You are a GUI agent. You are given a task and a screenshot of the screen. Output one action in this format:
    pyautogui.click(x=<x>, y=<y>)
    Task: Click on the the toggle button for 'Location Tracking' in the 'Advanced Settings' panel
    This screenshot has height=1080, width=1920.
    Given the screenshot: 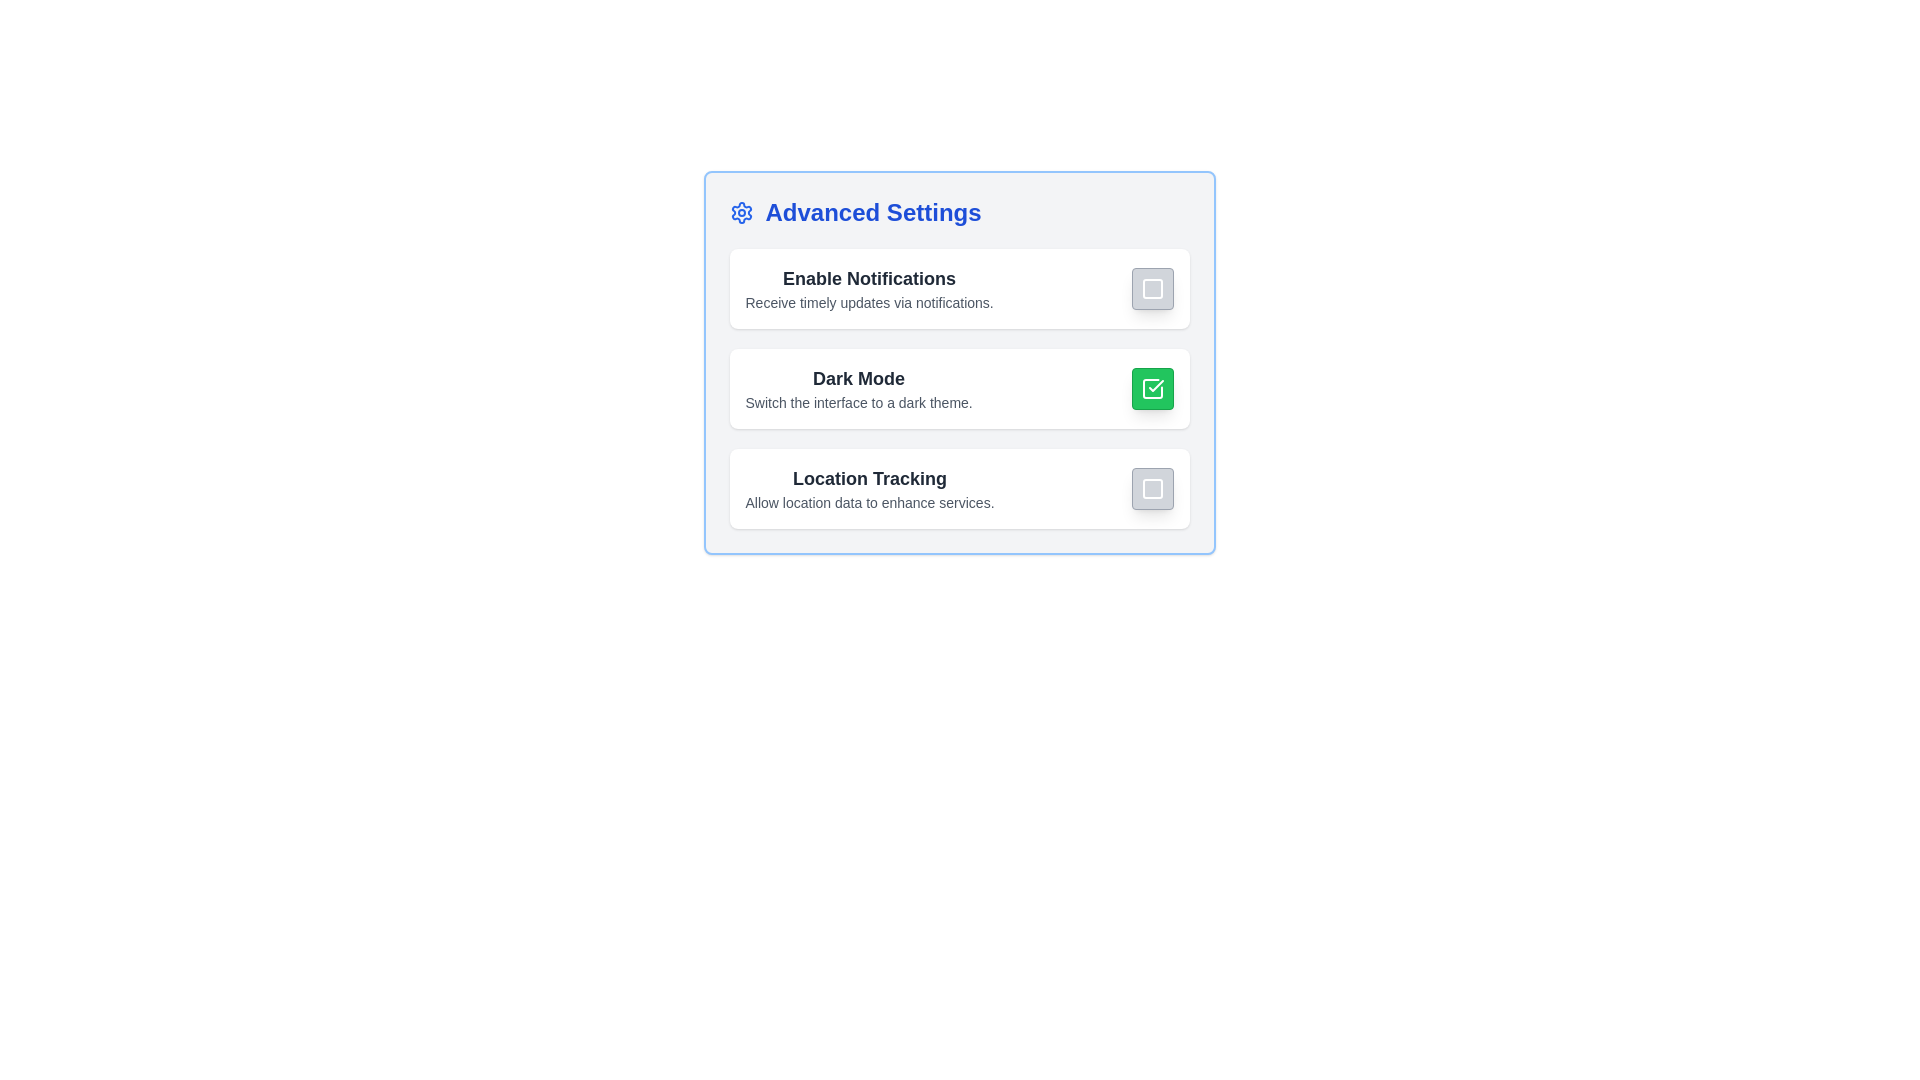 What is the action you would take?
    pyautogui.click(x=1152, y=489)
    